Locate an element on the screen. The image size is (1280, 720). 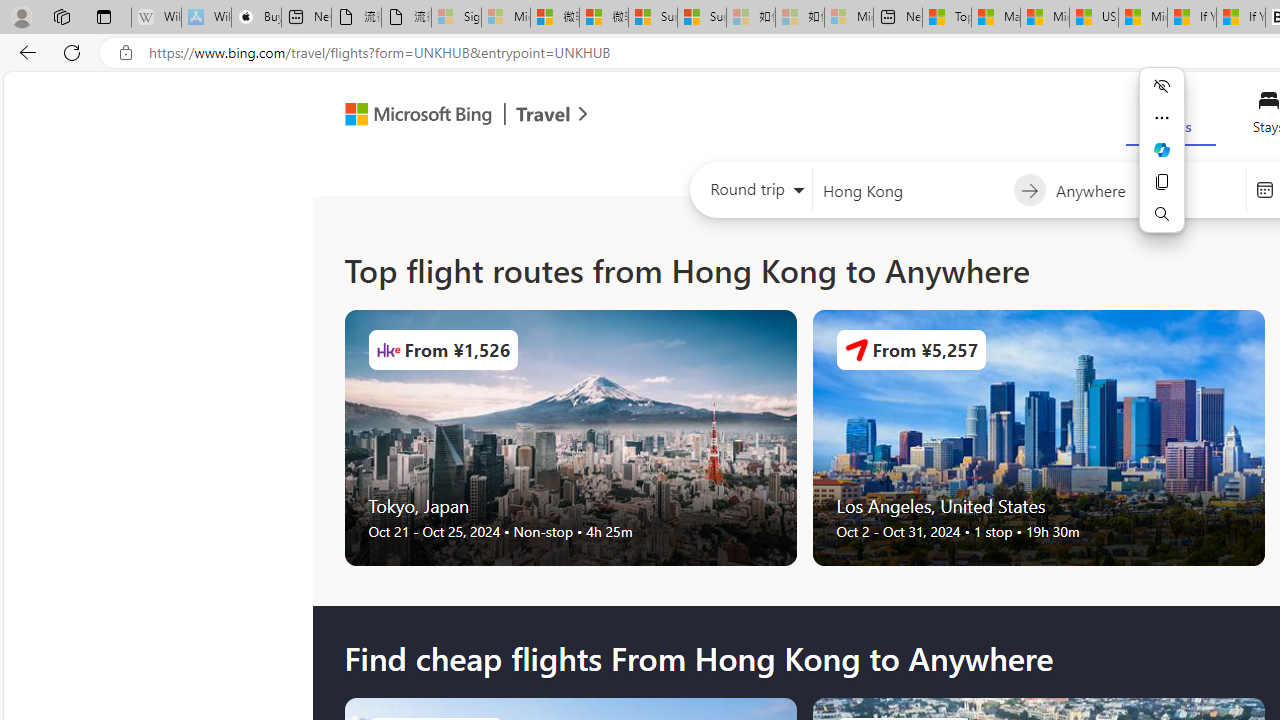
'Airlines Logo' is located at coordinates (856, 348).